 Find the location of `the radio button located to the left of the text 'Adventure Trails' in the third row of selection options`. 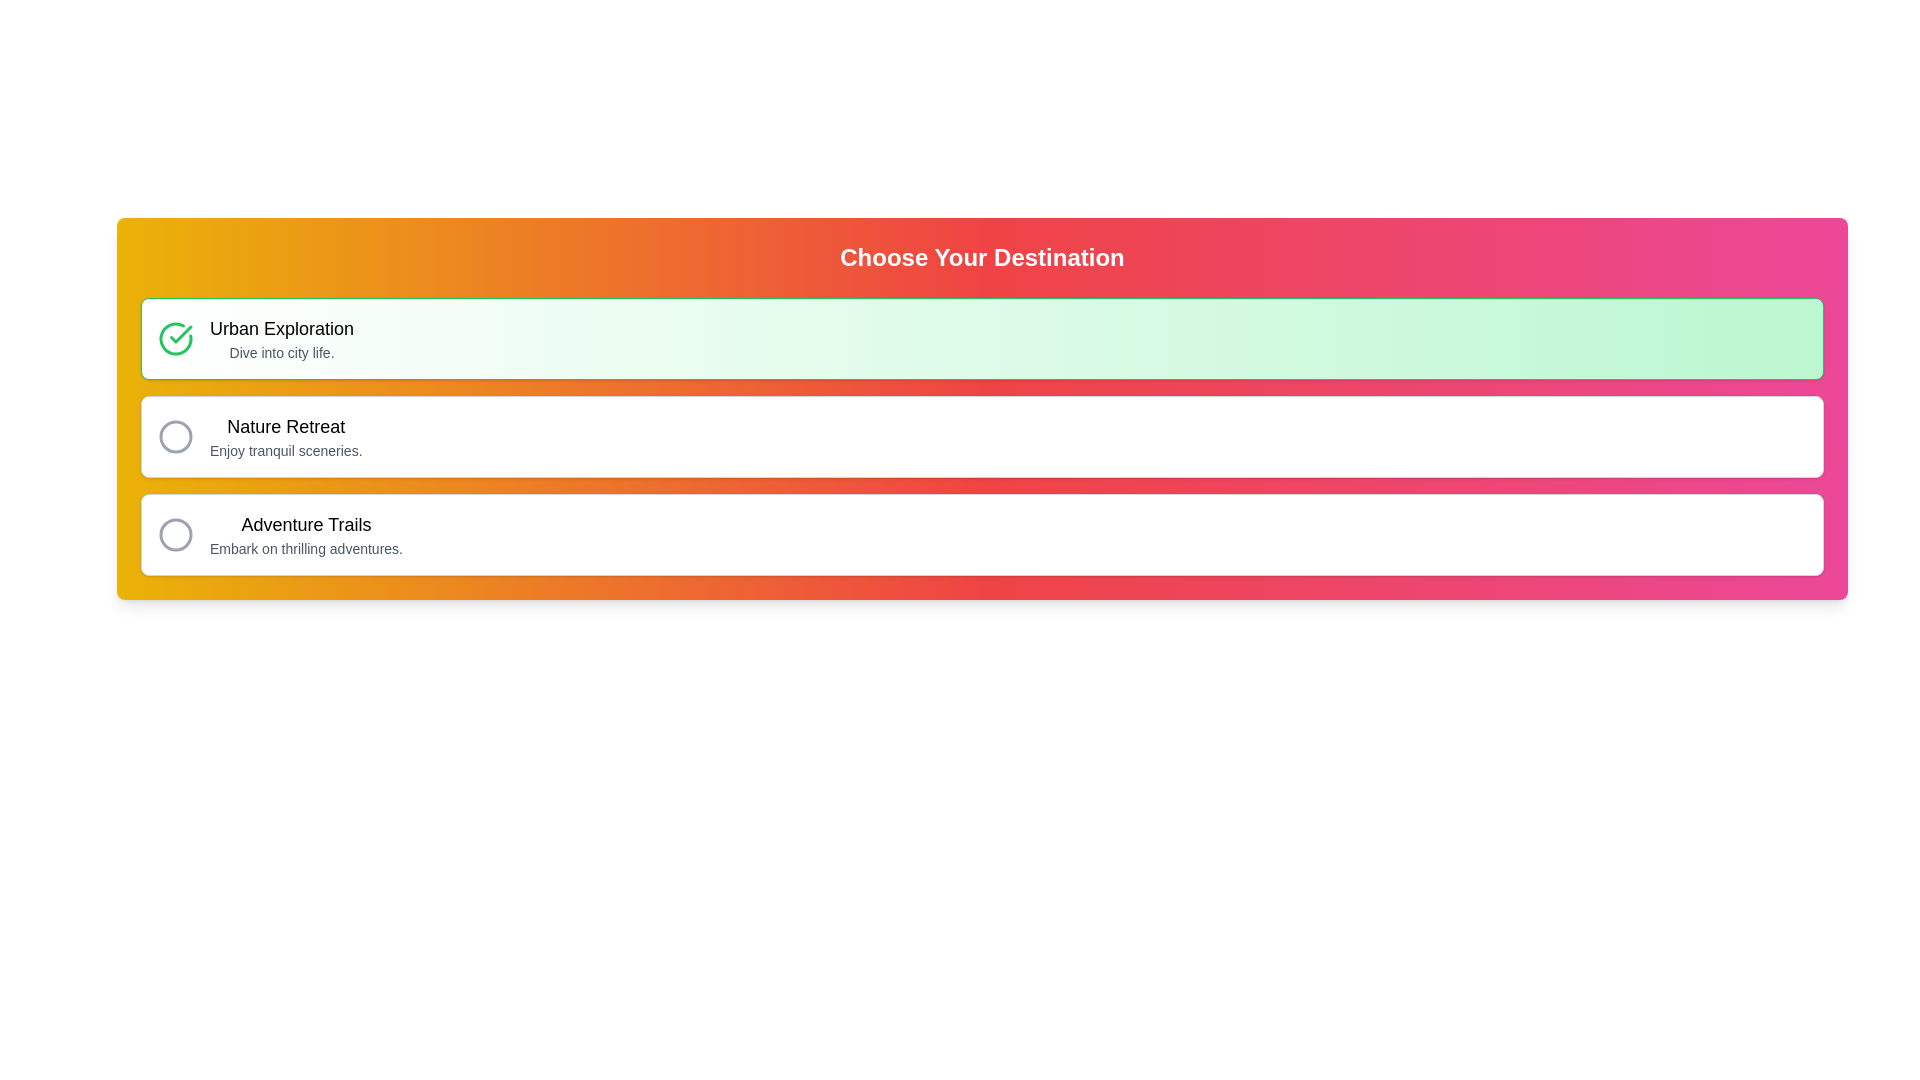

the radio button located to the left of the text 'Adventure Trails' in the third row of selection options is located at coordinates (176, 534).